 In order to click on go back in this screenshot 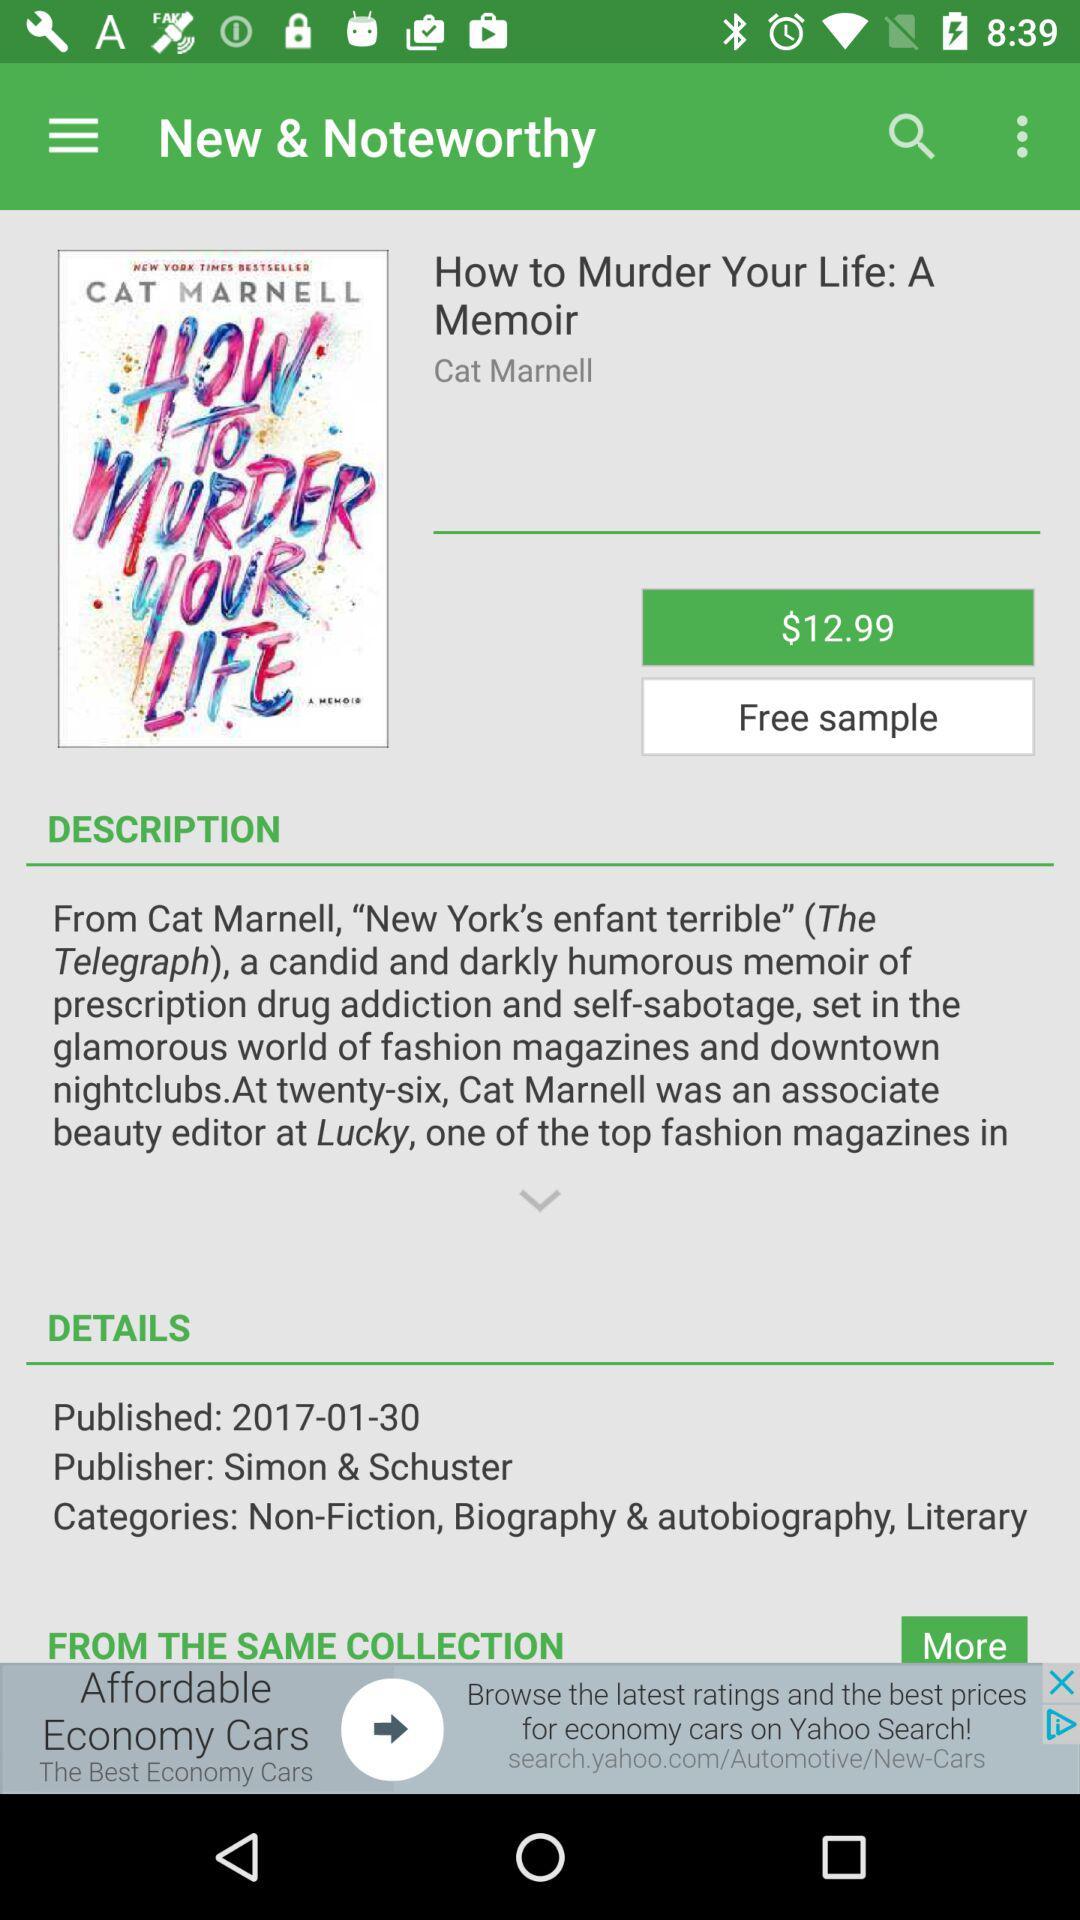, I will do `click(540, 1727)`.